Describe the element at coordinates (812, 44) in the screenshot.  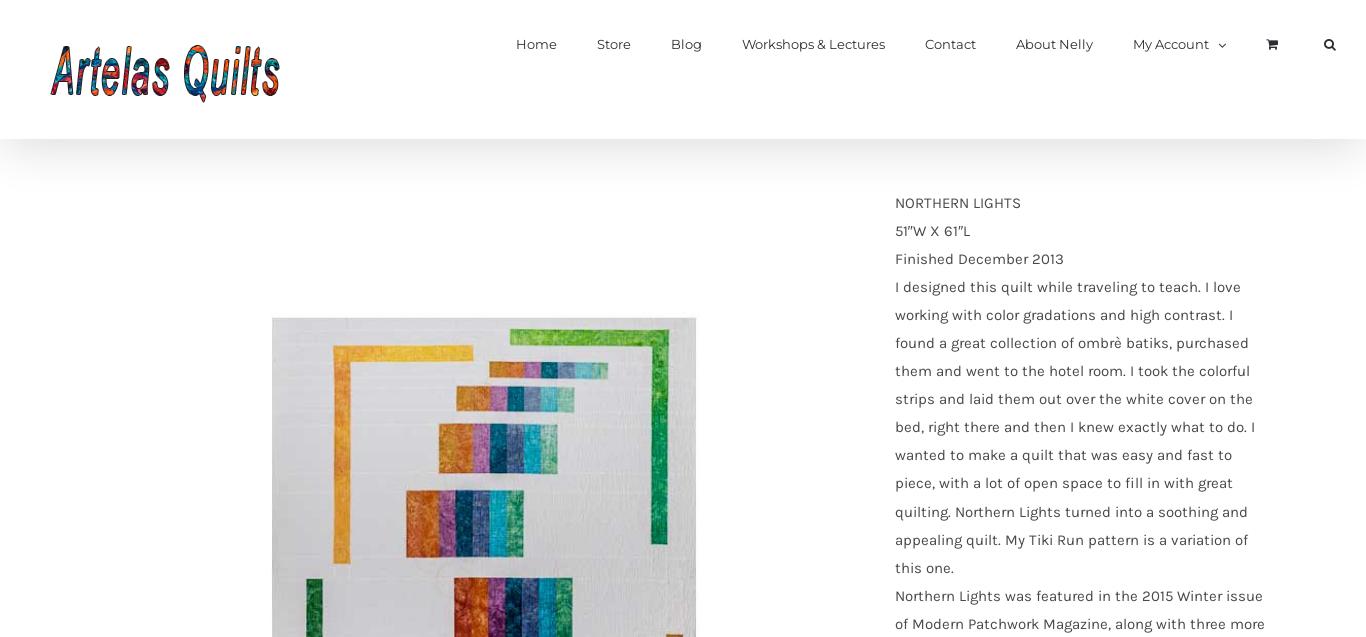
I see `'Workshops & Lectures'` at that location.